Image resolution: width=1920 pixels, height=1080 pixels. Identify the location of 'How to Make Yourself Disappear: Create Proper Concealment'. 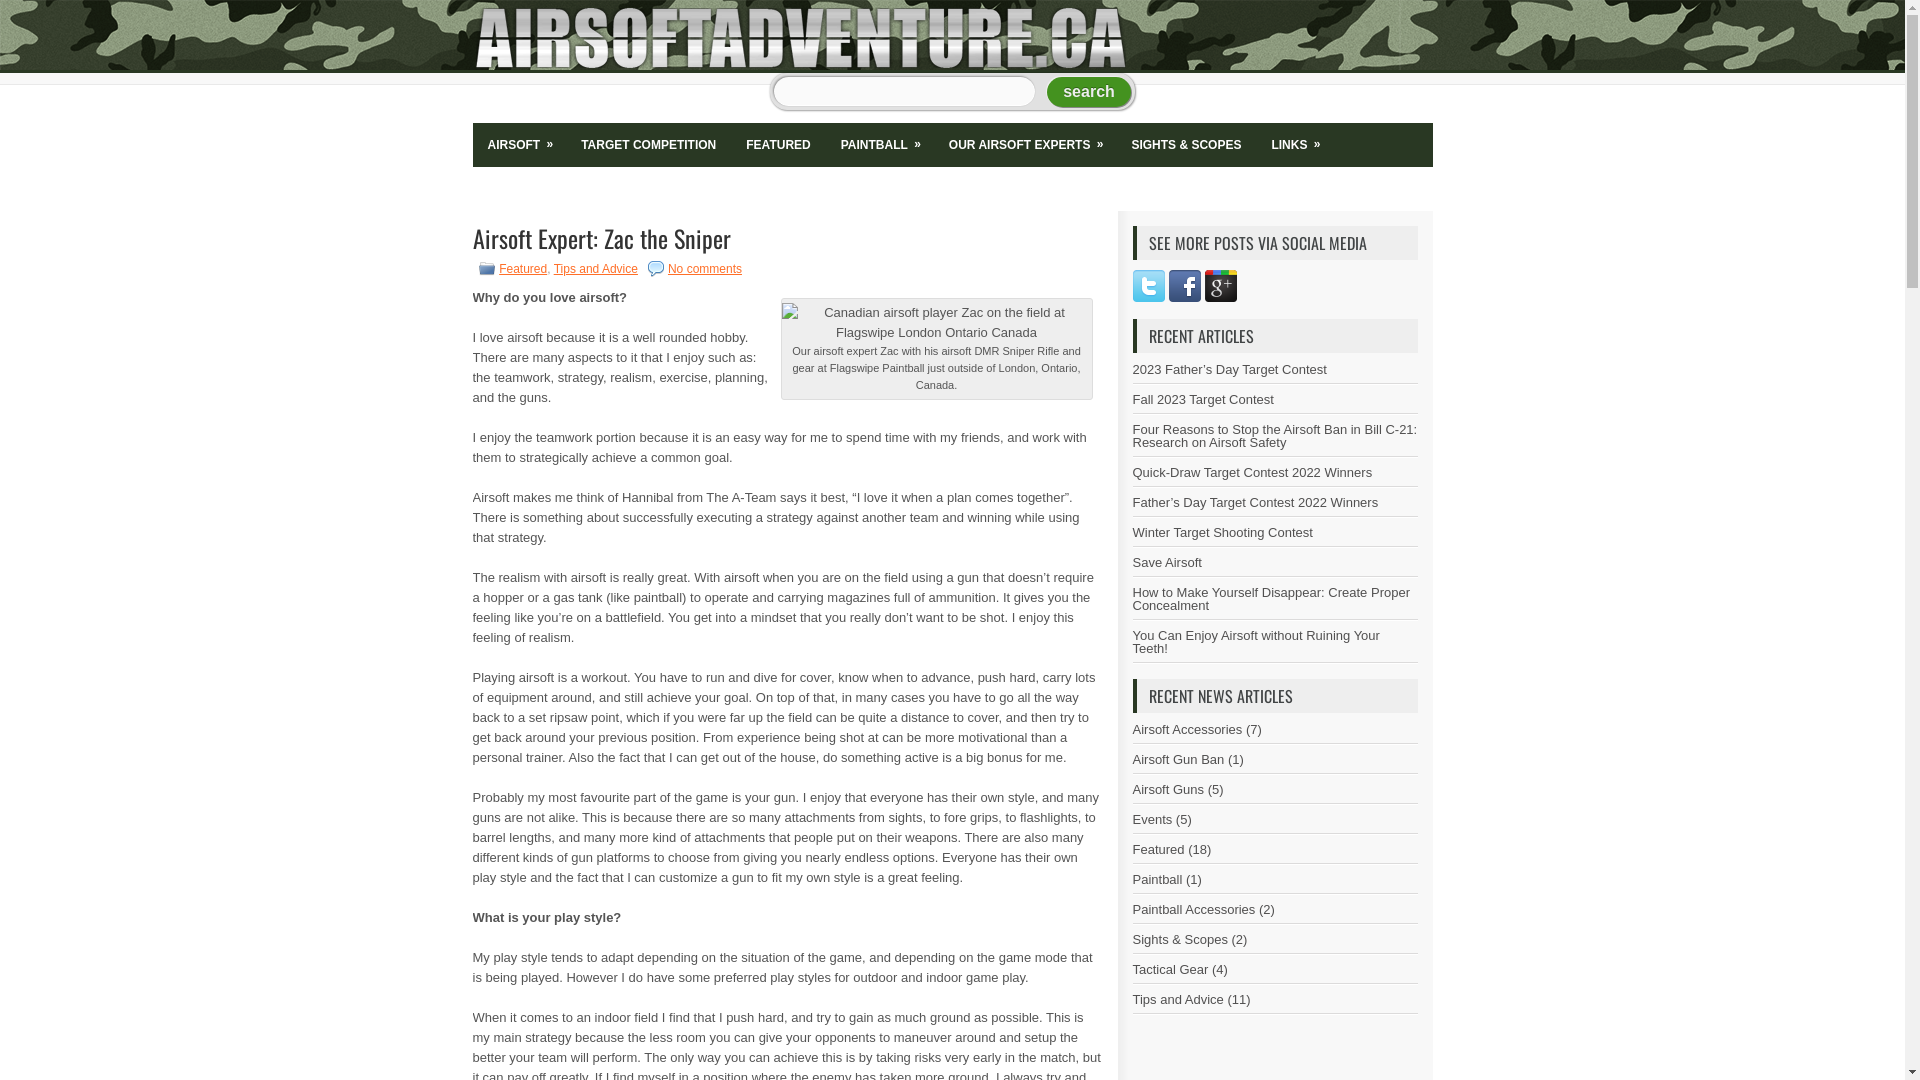
(1269, 597).